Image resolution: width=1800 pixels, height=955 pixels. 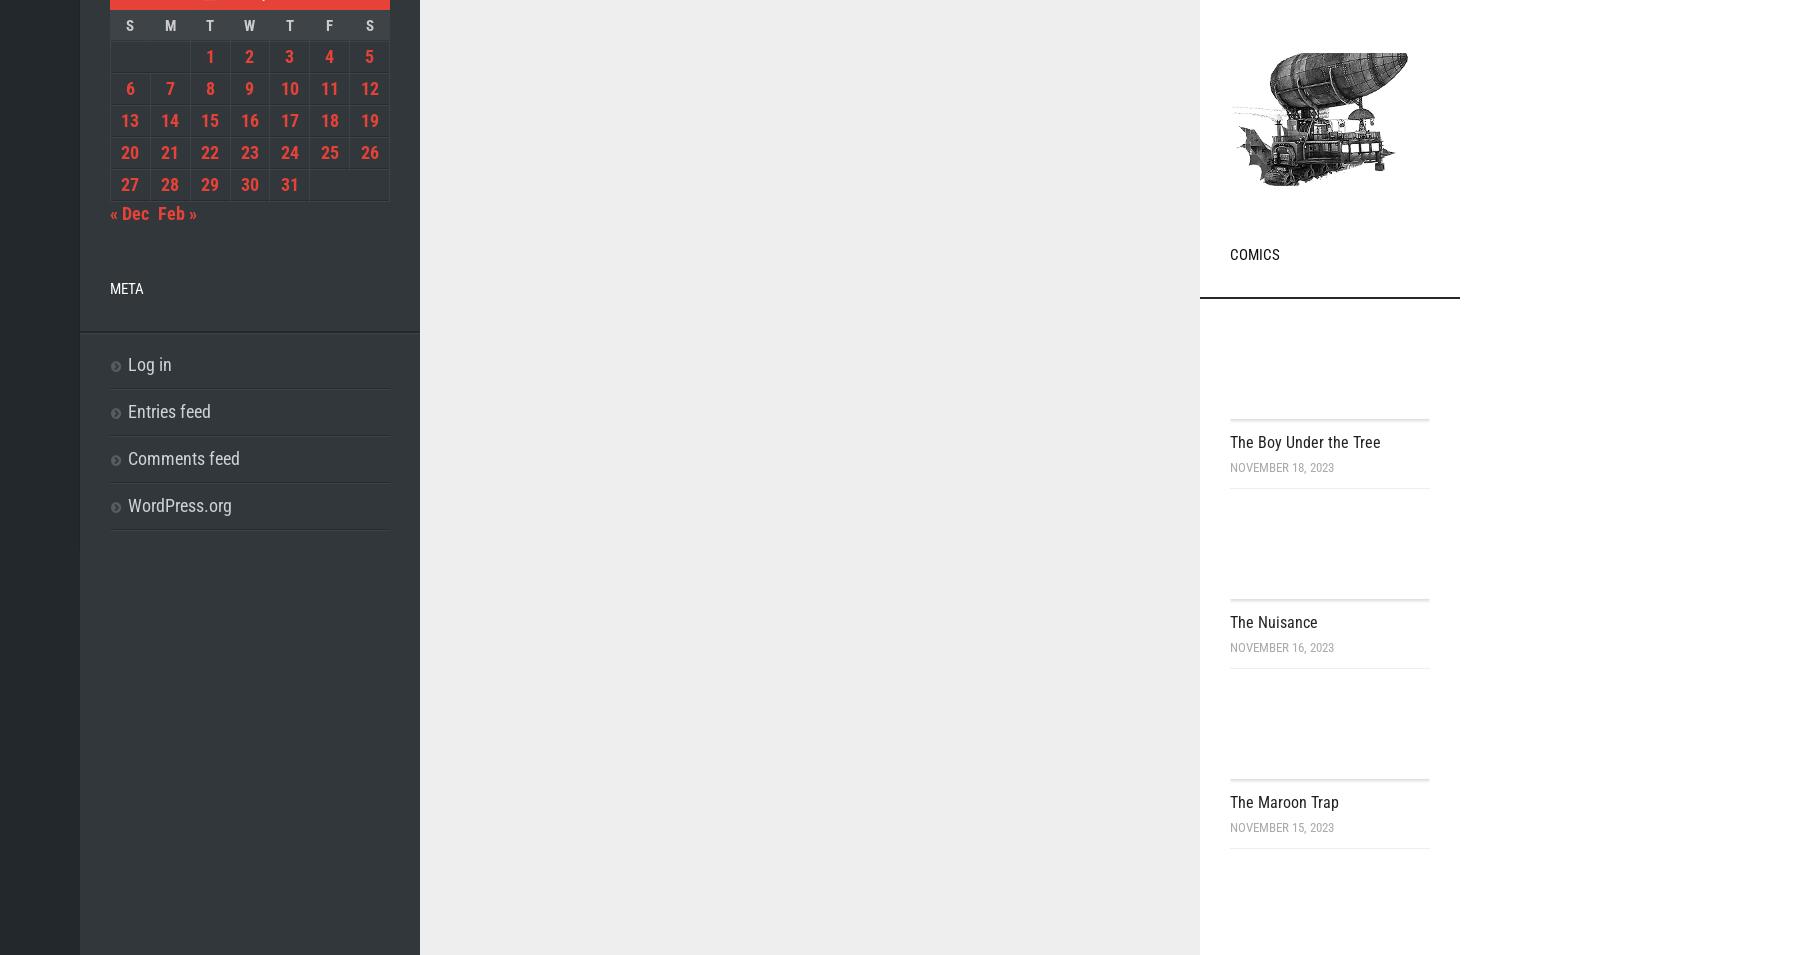 I want to click on 'WordPress.org', so click(x=180, y=505).